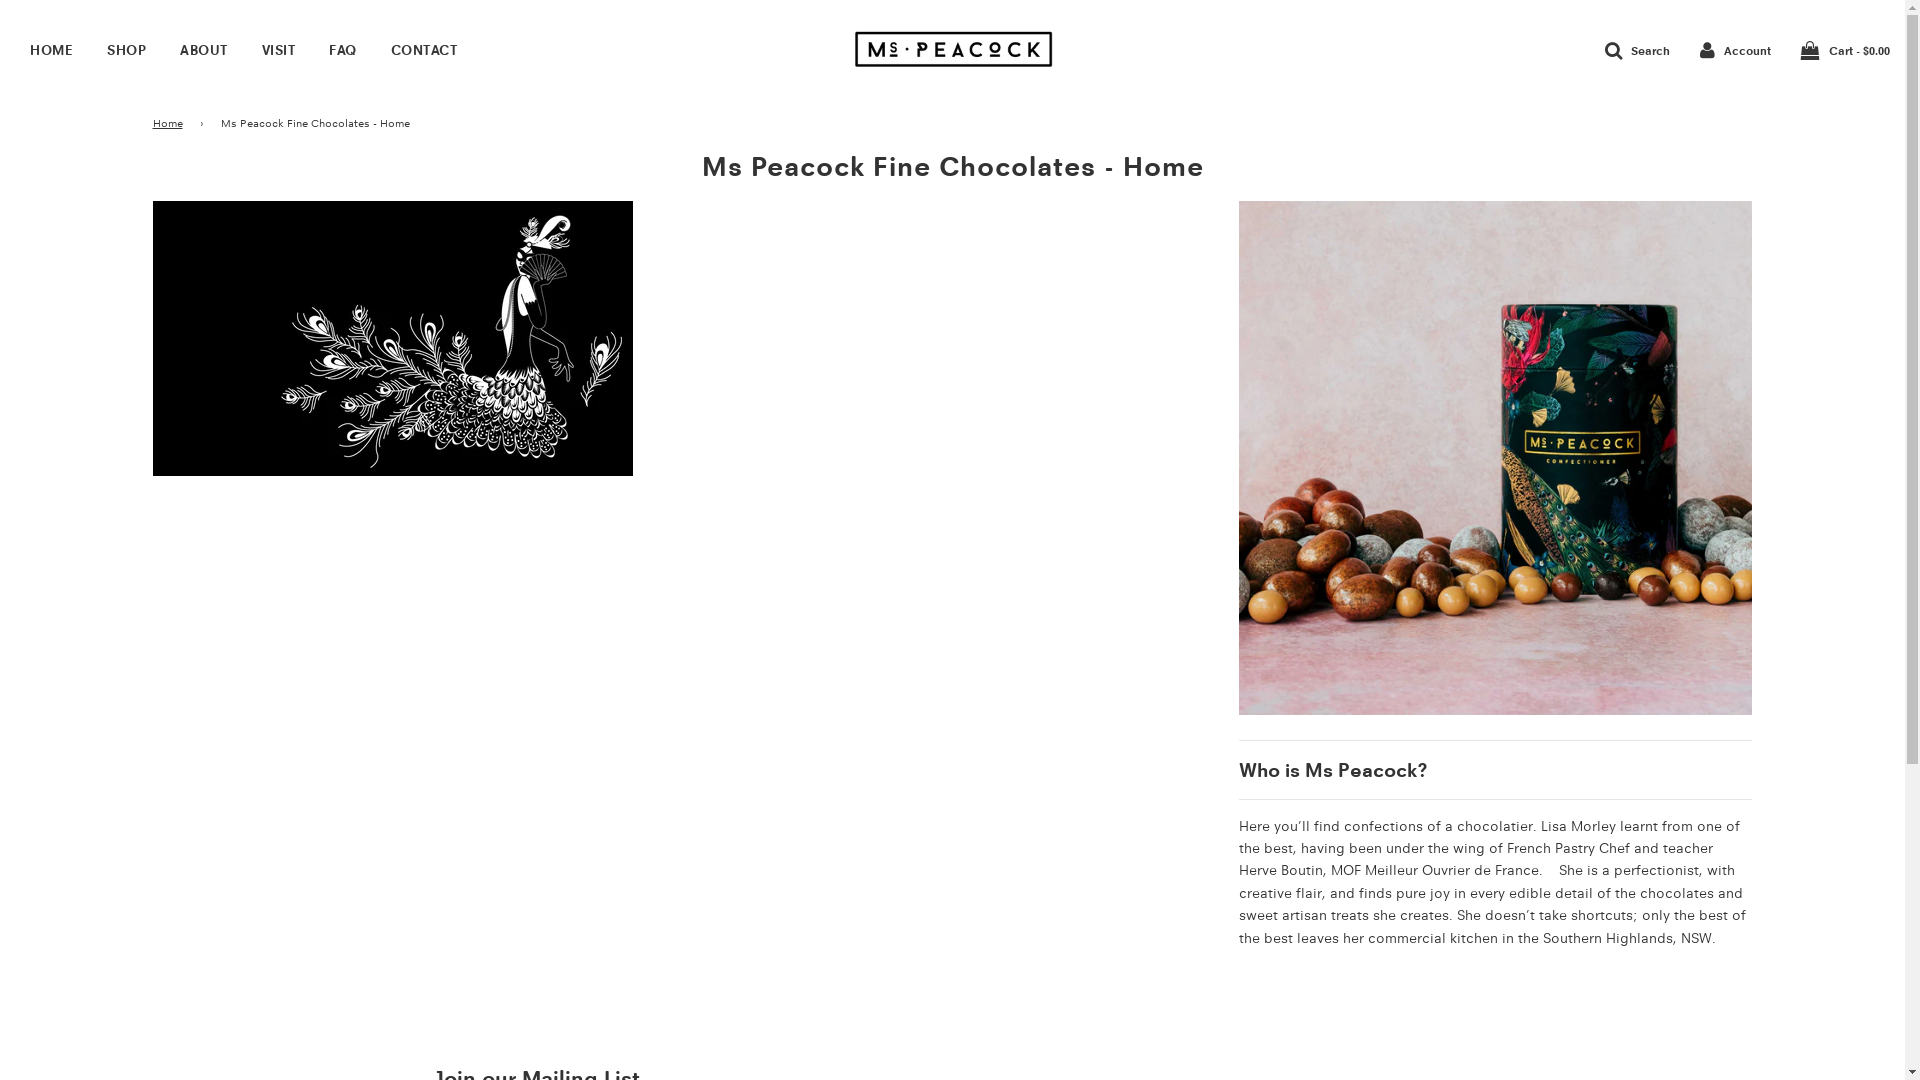 Image resolution: width=1920 pixels, height=1080 pixels. Describe the element at coordinates (423, 49) in the screenshot. I see `'CONTACT'` at that location.